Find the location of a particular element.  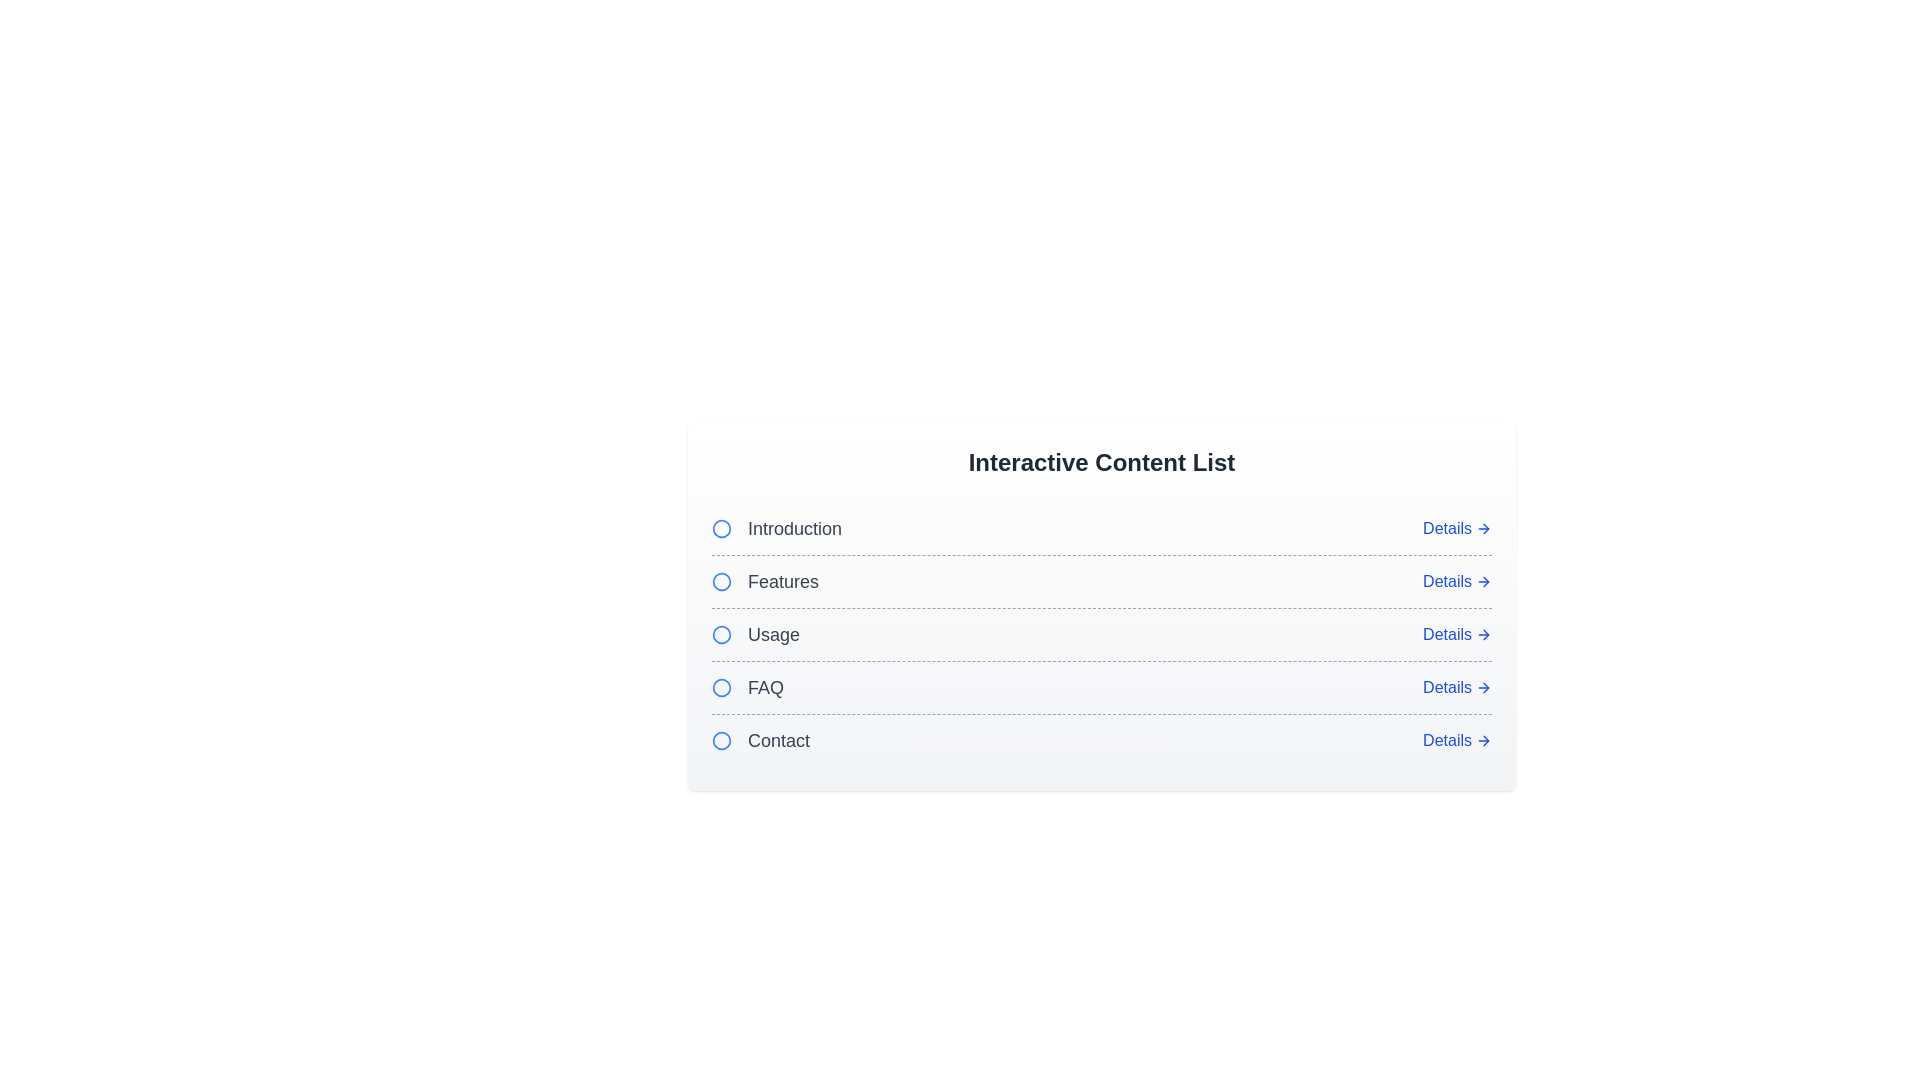

the blue rightward arrow icon located immediately to the right of the 'Details' text in the fifth row of the list is located at coordinates (1483, 527).